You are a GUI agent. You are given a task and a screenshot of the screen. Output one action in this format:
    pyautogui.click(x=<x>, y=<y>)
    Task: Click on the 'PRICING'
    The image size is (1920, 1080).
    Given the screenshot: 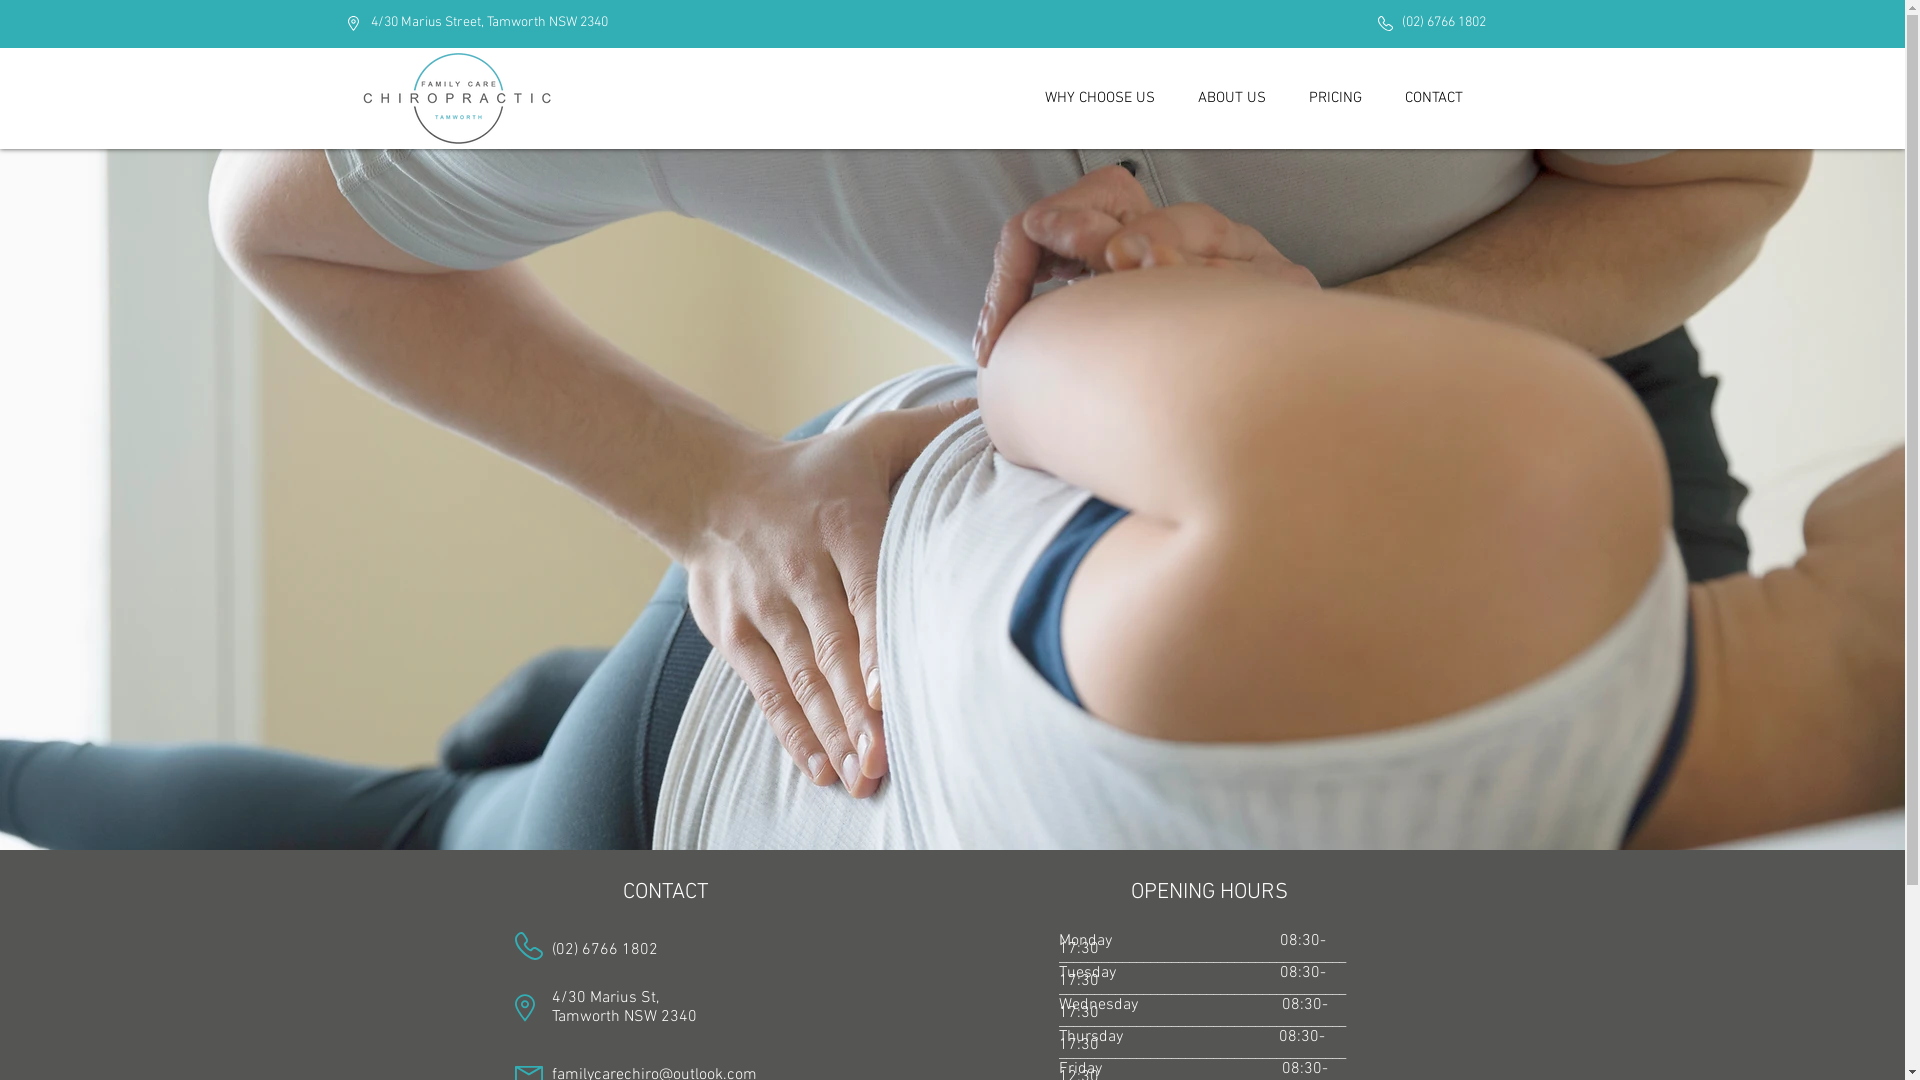 What is the action you would take?
    pyautogui.click(x=1335, y=98)
    